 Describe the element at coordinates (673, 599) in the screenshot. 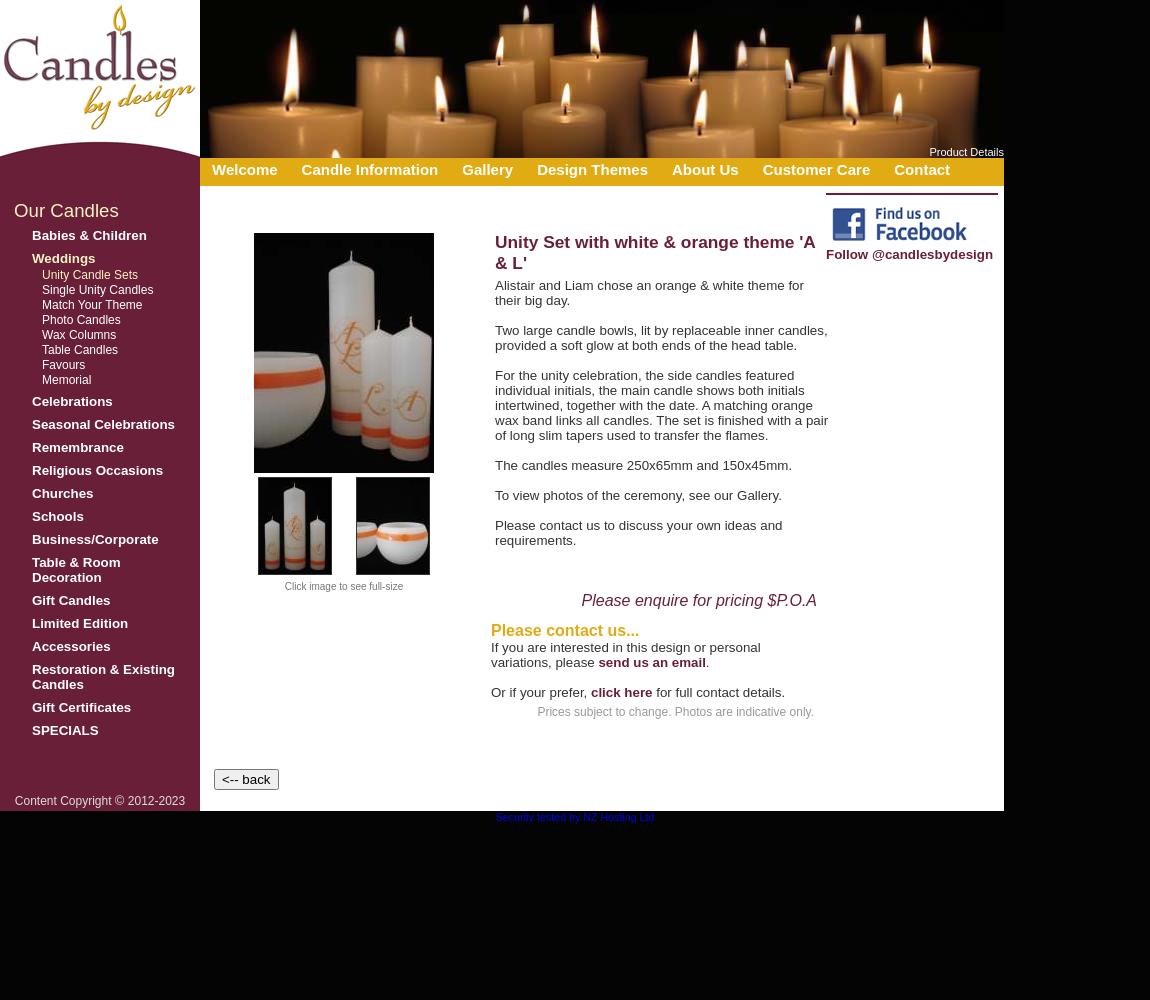

I see `'Please enquire for pricing'` at that location.